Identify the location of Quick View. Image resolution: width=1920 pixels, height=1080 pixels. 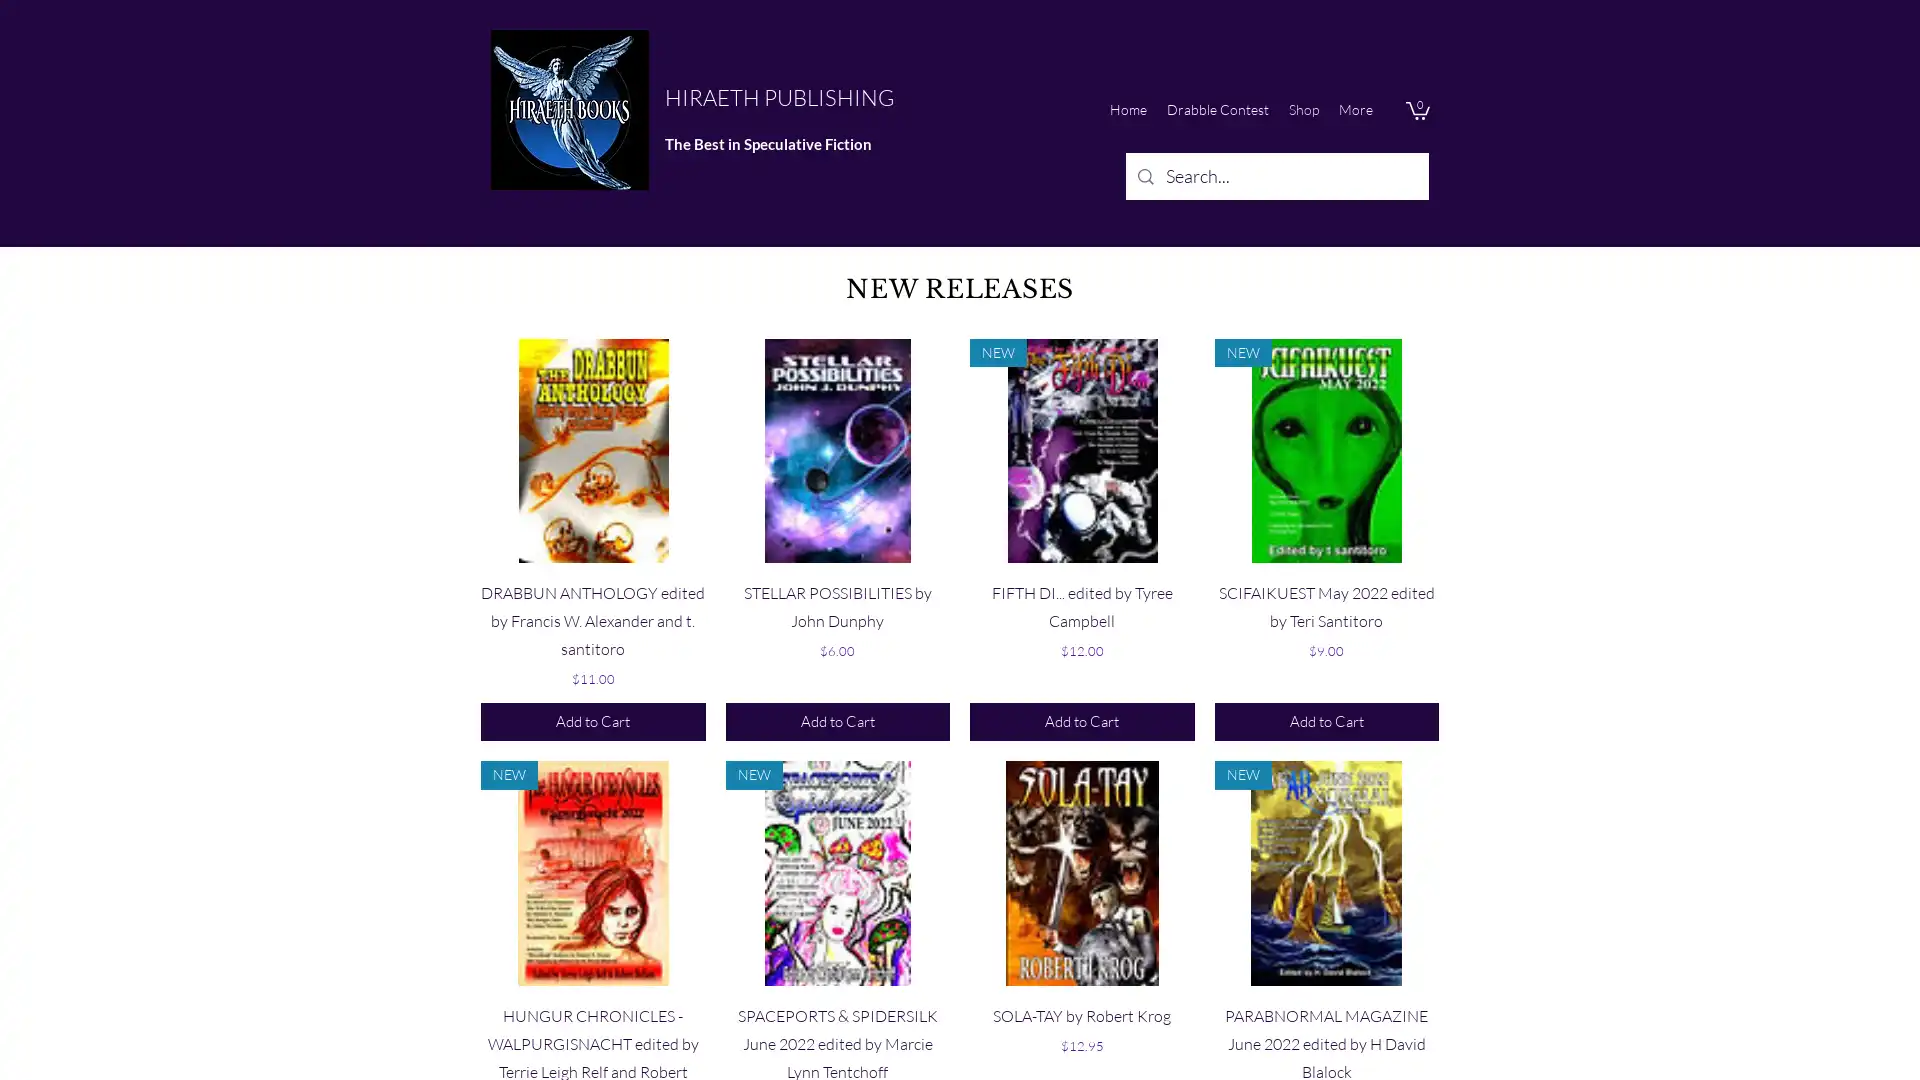
(1326, 1010).